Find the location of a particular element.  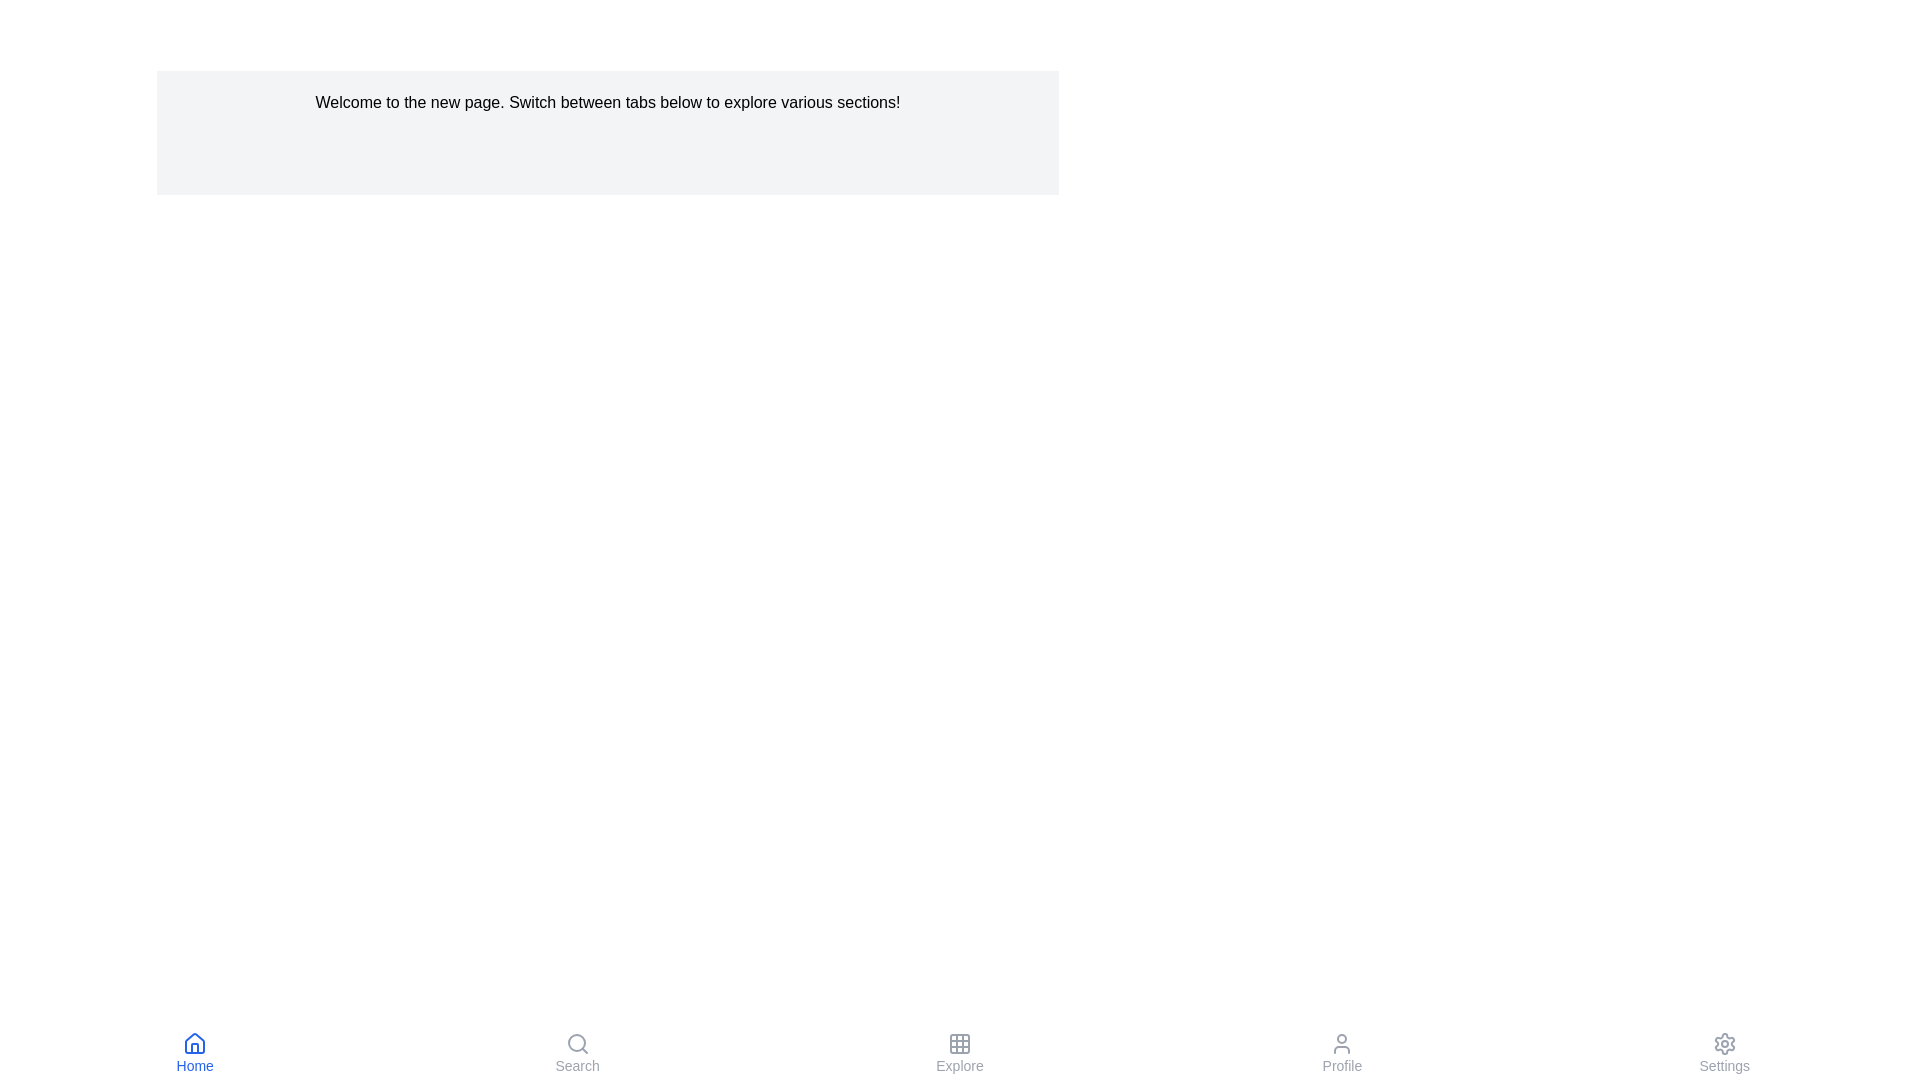

the 'Profile' static text label located in the bottom navigation bar, which serves as the descriptor for the 'Profile' navigation button is located at coordinates (1342, 1064).